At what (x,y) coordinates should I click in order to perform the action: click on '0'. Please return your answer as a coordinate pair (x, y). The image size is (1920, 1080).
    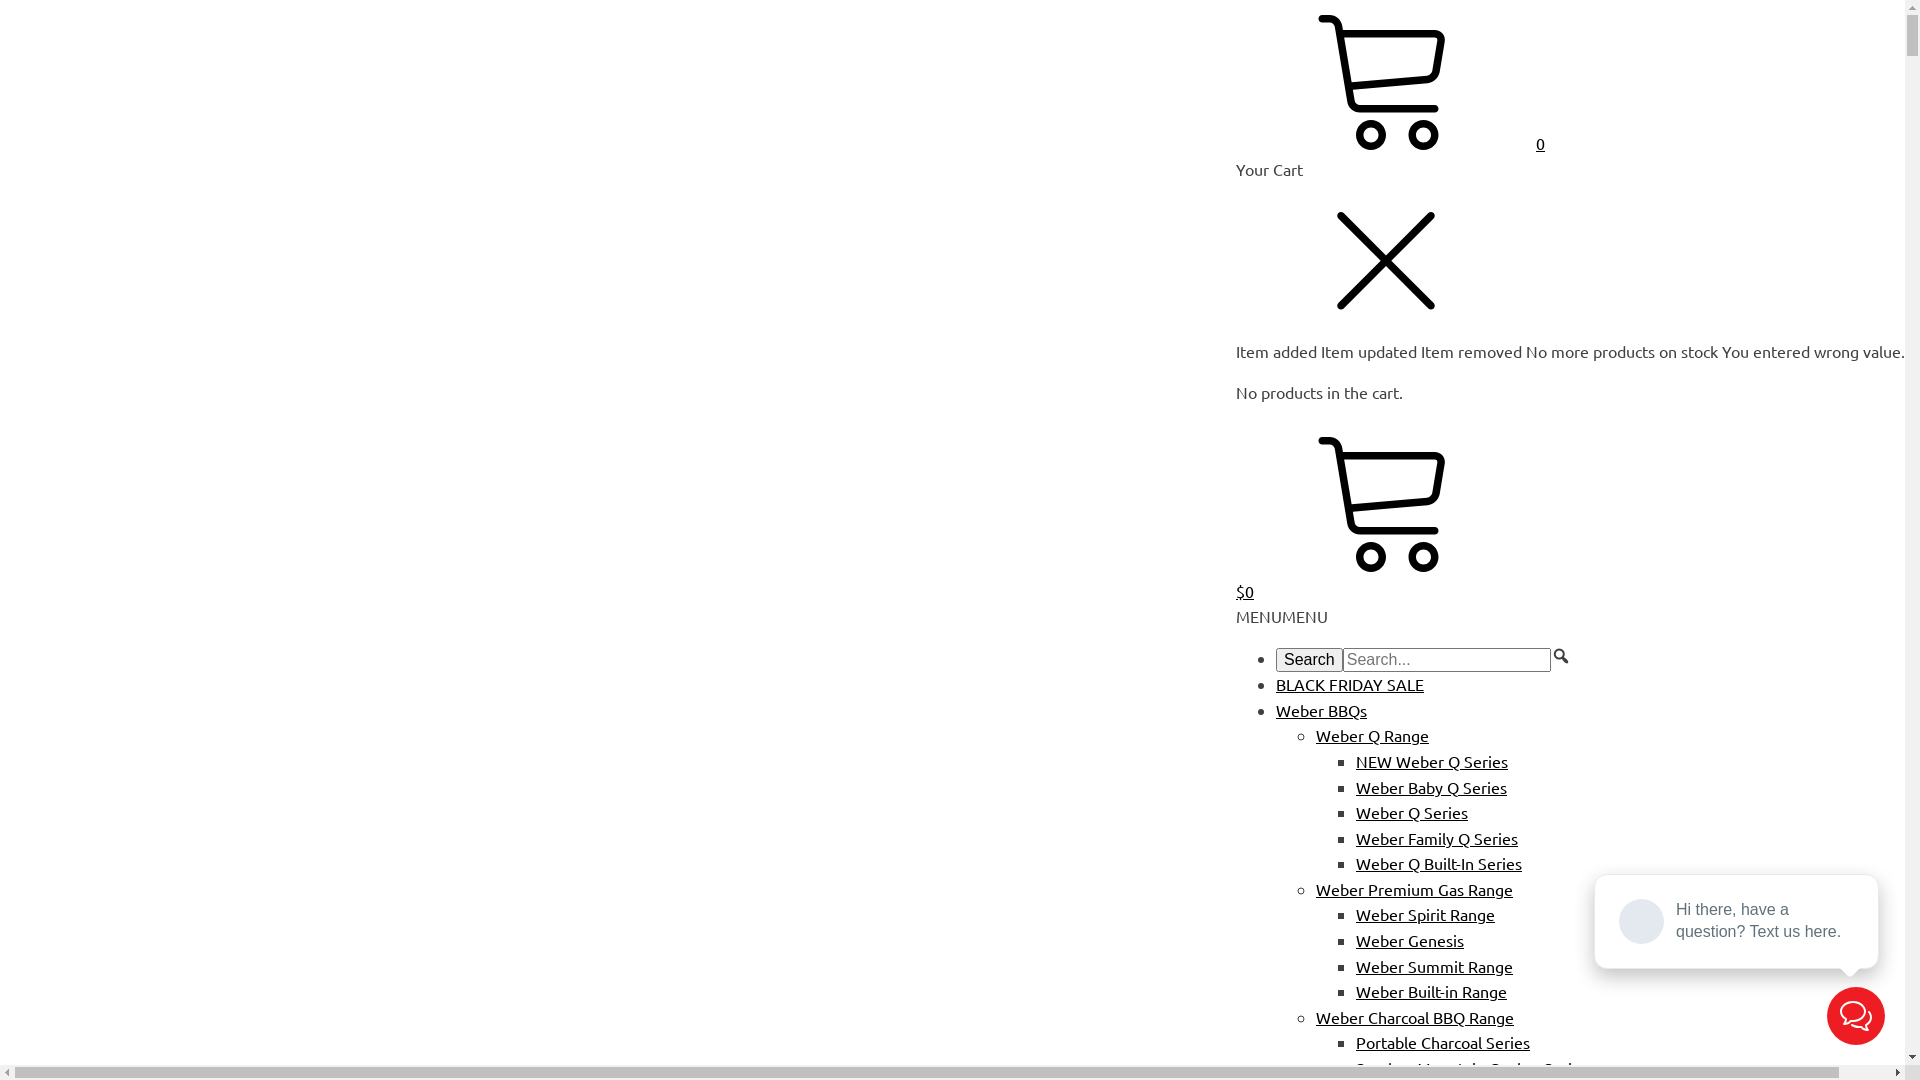
    Looking at the image, I should click on (1389, 141).